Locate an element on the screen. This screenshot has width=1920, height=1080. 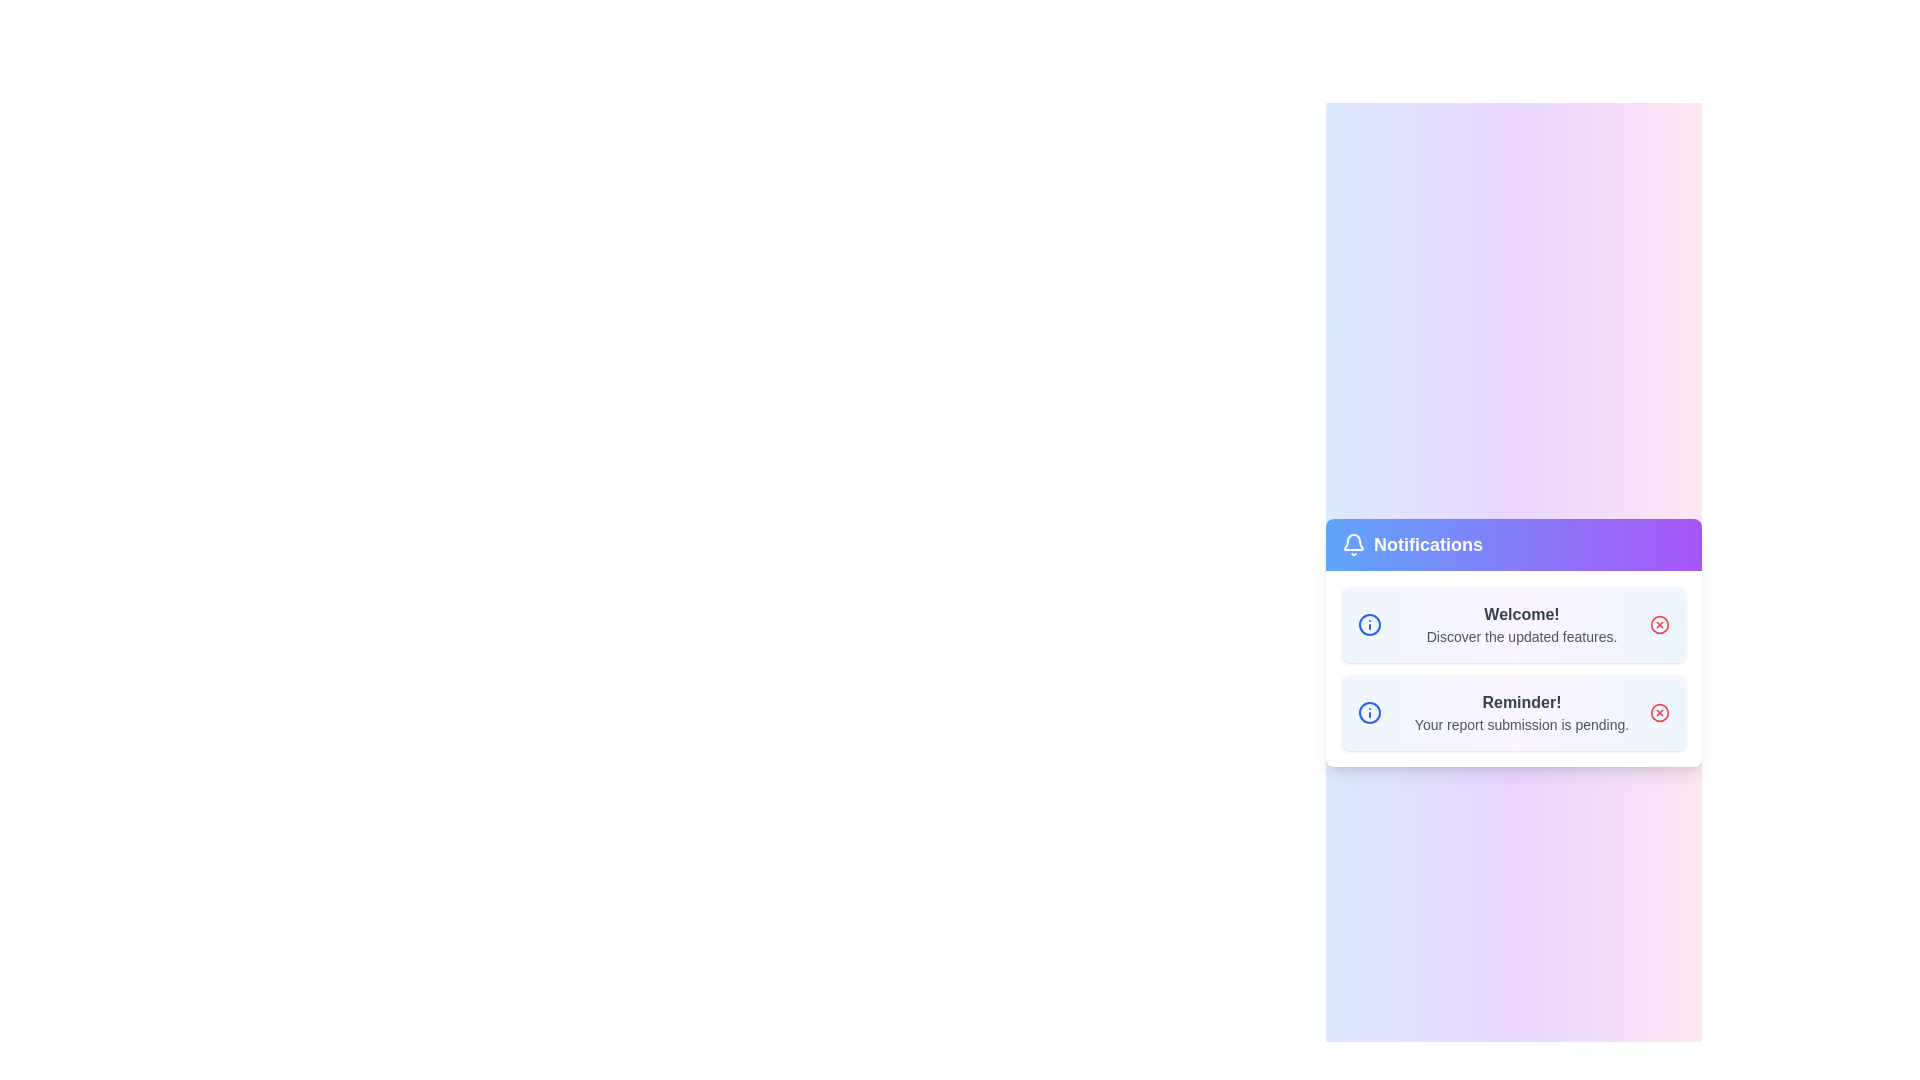
the close button icon located at the top-right corner of the 'Welcome!' notification item is located at coordinates (1660, 712).